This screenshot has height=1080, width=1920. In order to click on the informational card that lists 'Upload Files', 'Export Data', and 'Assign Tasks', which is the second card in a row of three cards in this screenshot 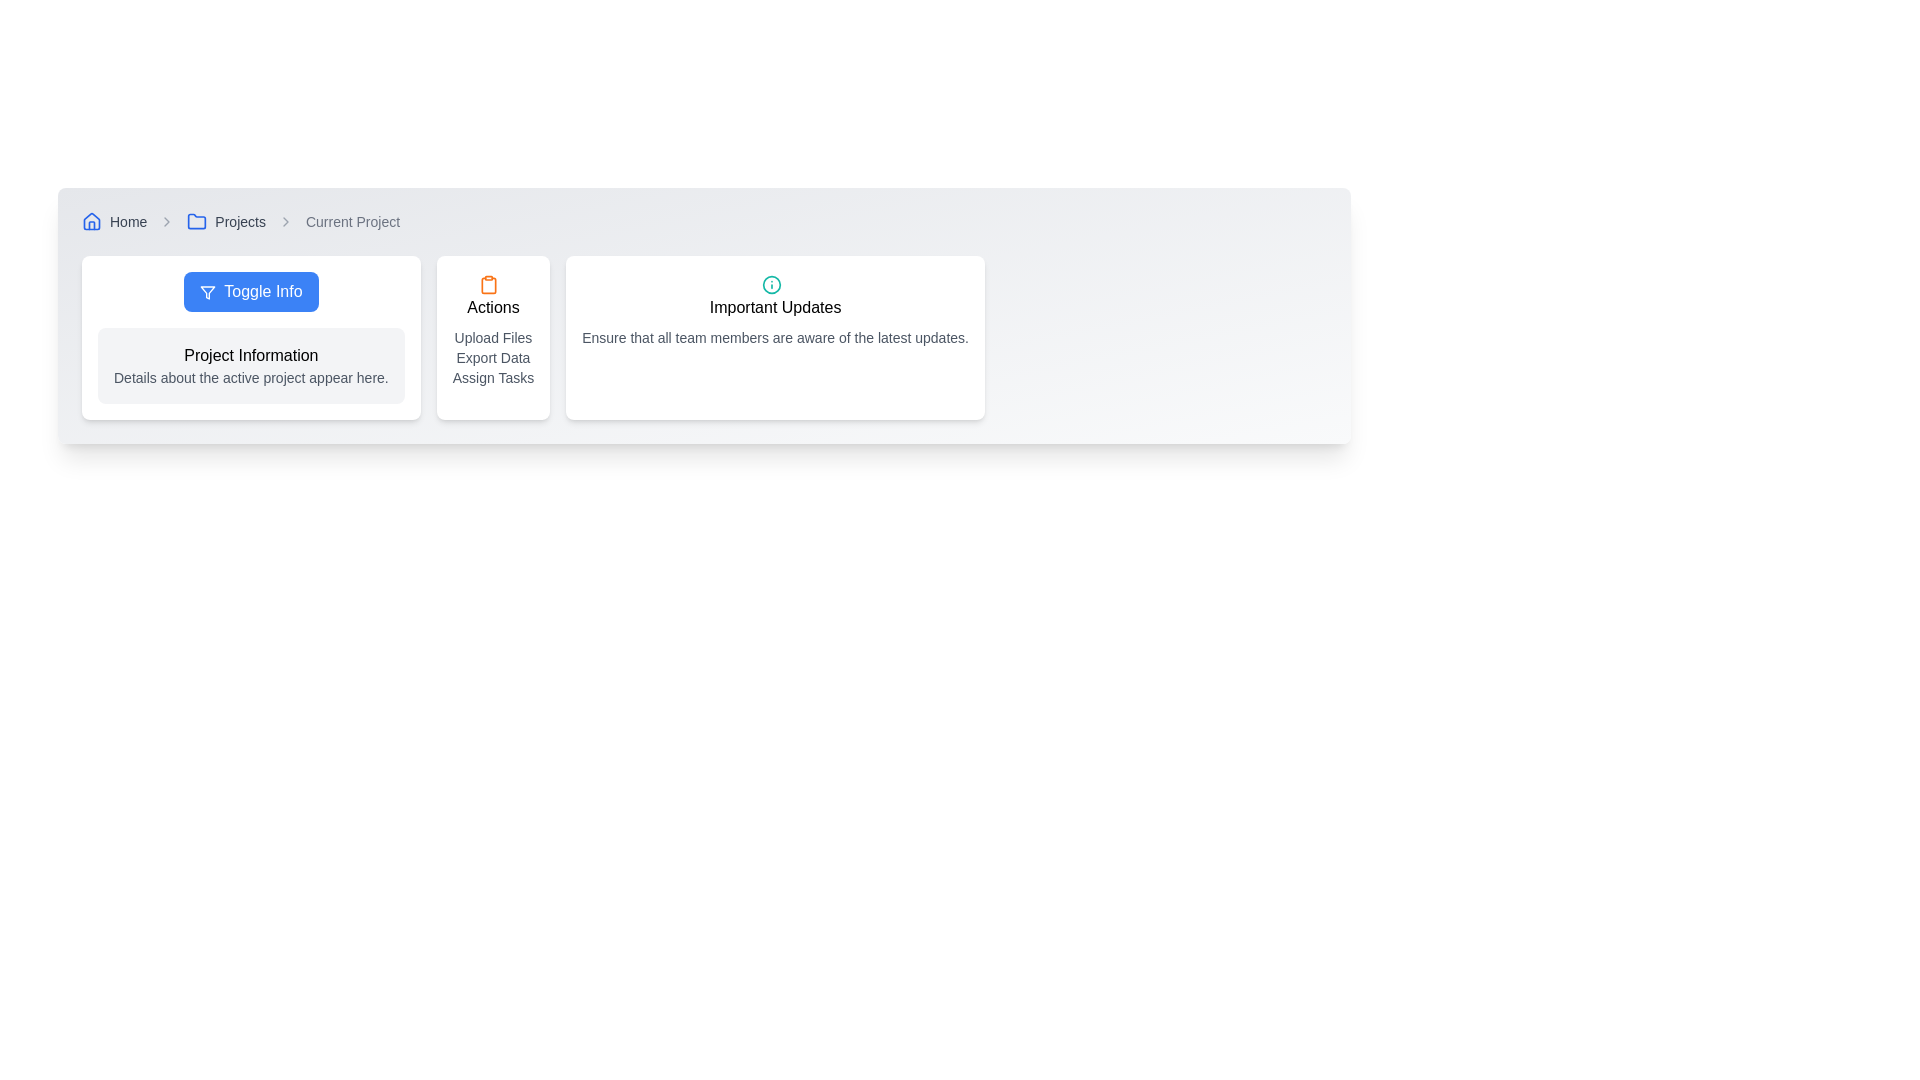, I will do `click(493, 337)`.